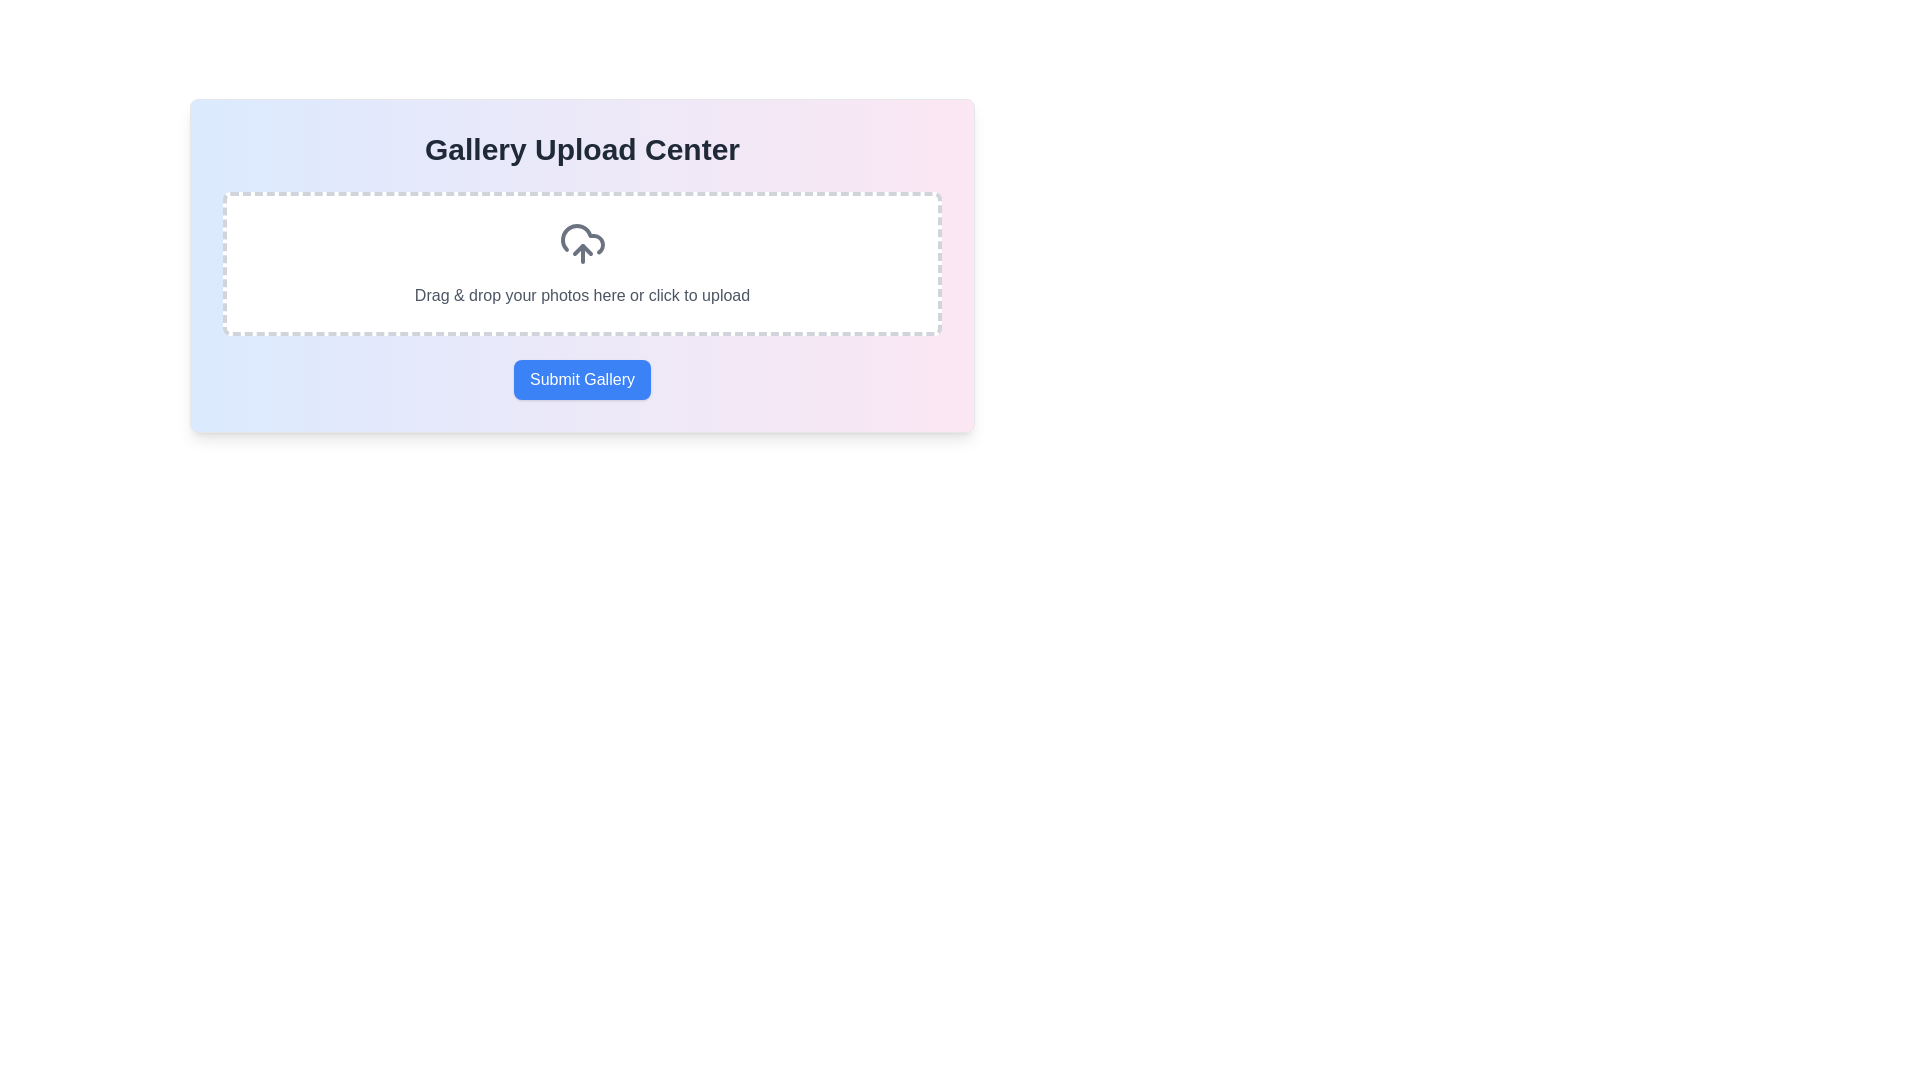 The image size is (1920, 1080). What do you see at coordinates (581, 242) in the screenshot?
I see `a file towards the cloud icon with an upward arrow, located at the center of the dashed rectangular zone beneath the 'Gallery Upload Center' title` at bounding box center [581, 242].